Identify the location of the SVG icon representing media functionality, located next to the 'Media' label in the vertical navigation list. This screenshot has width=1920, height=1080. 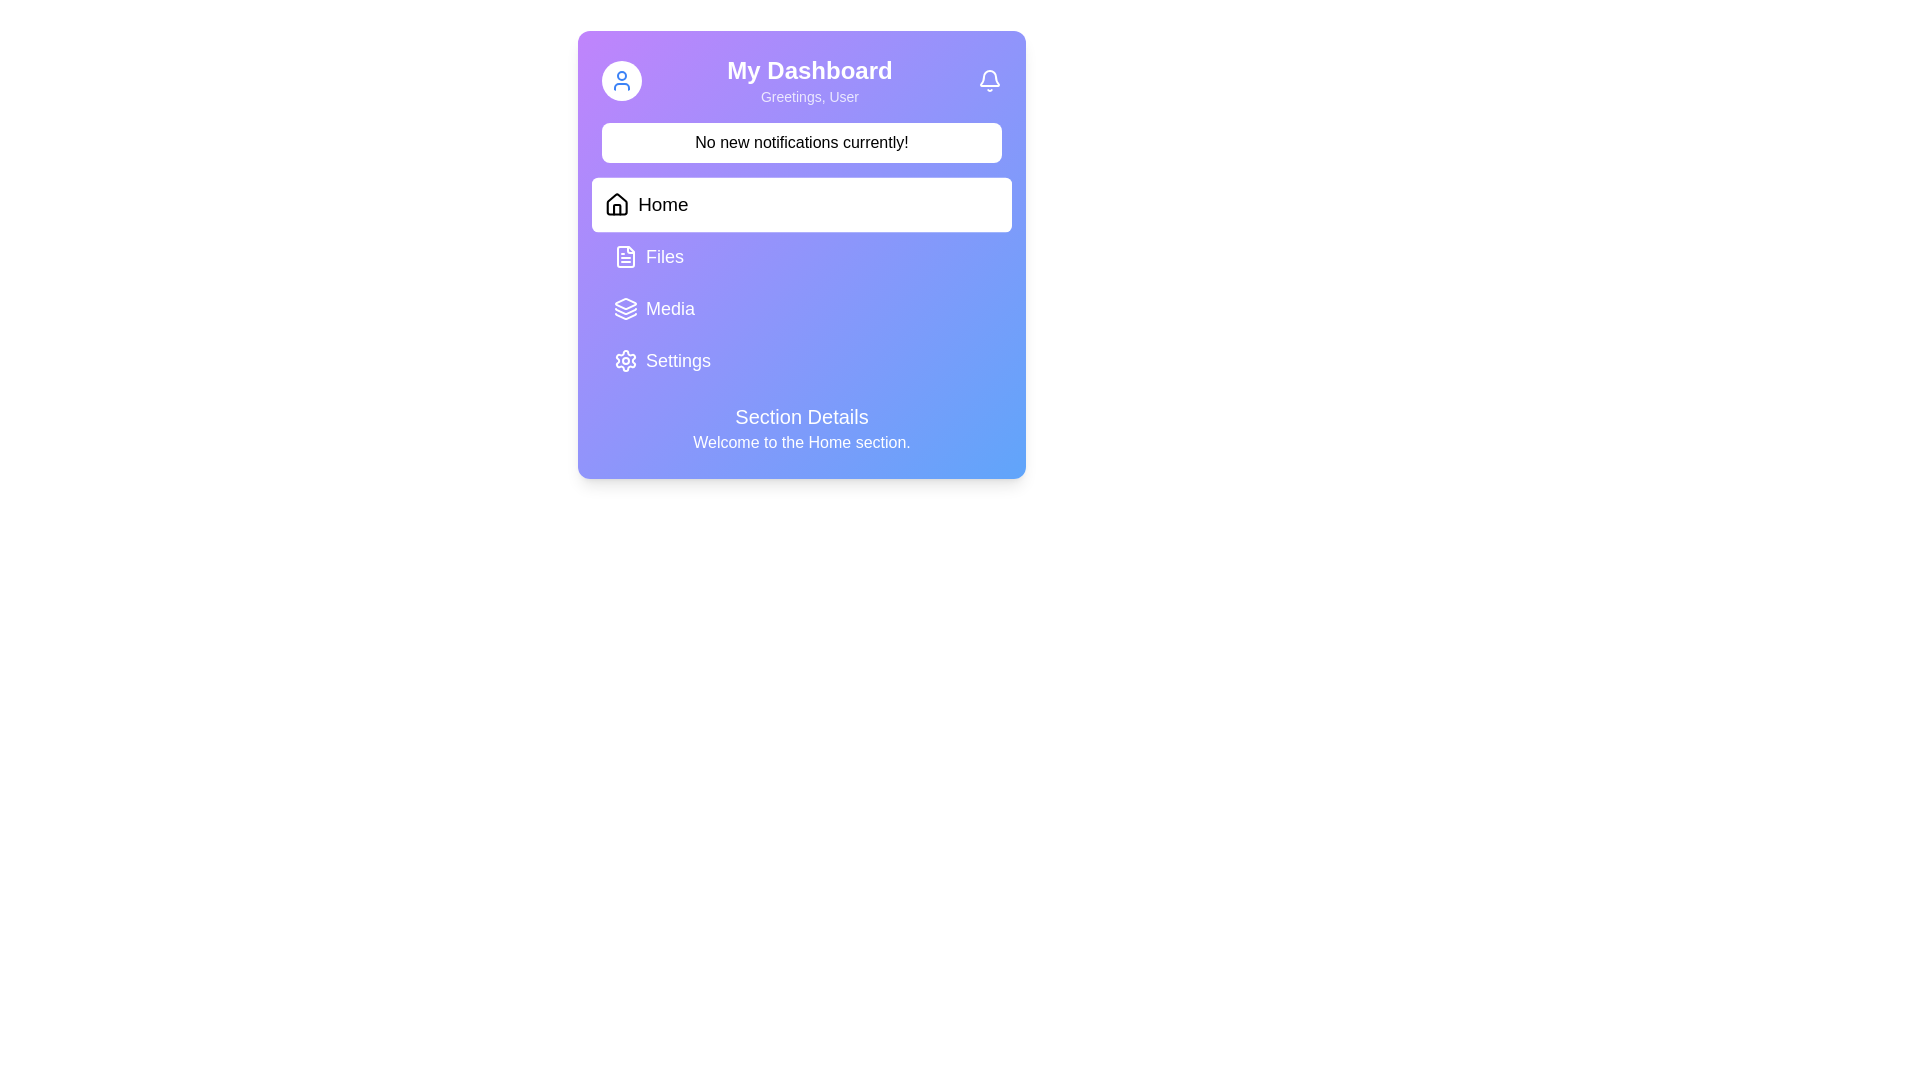
(624, 308).